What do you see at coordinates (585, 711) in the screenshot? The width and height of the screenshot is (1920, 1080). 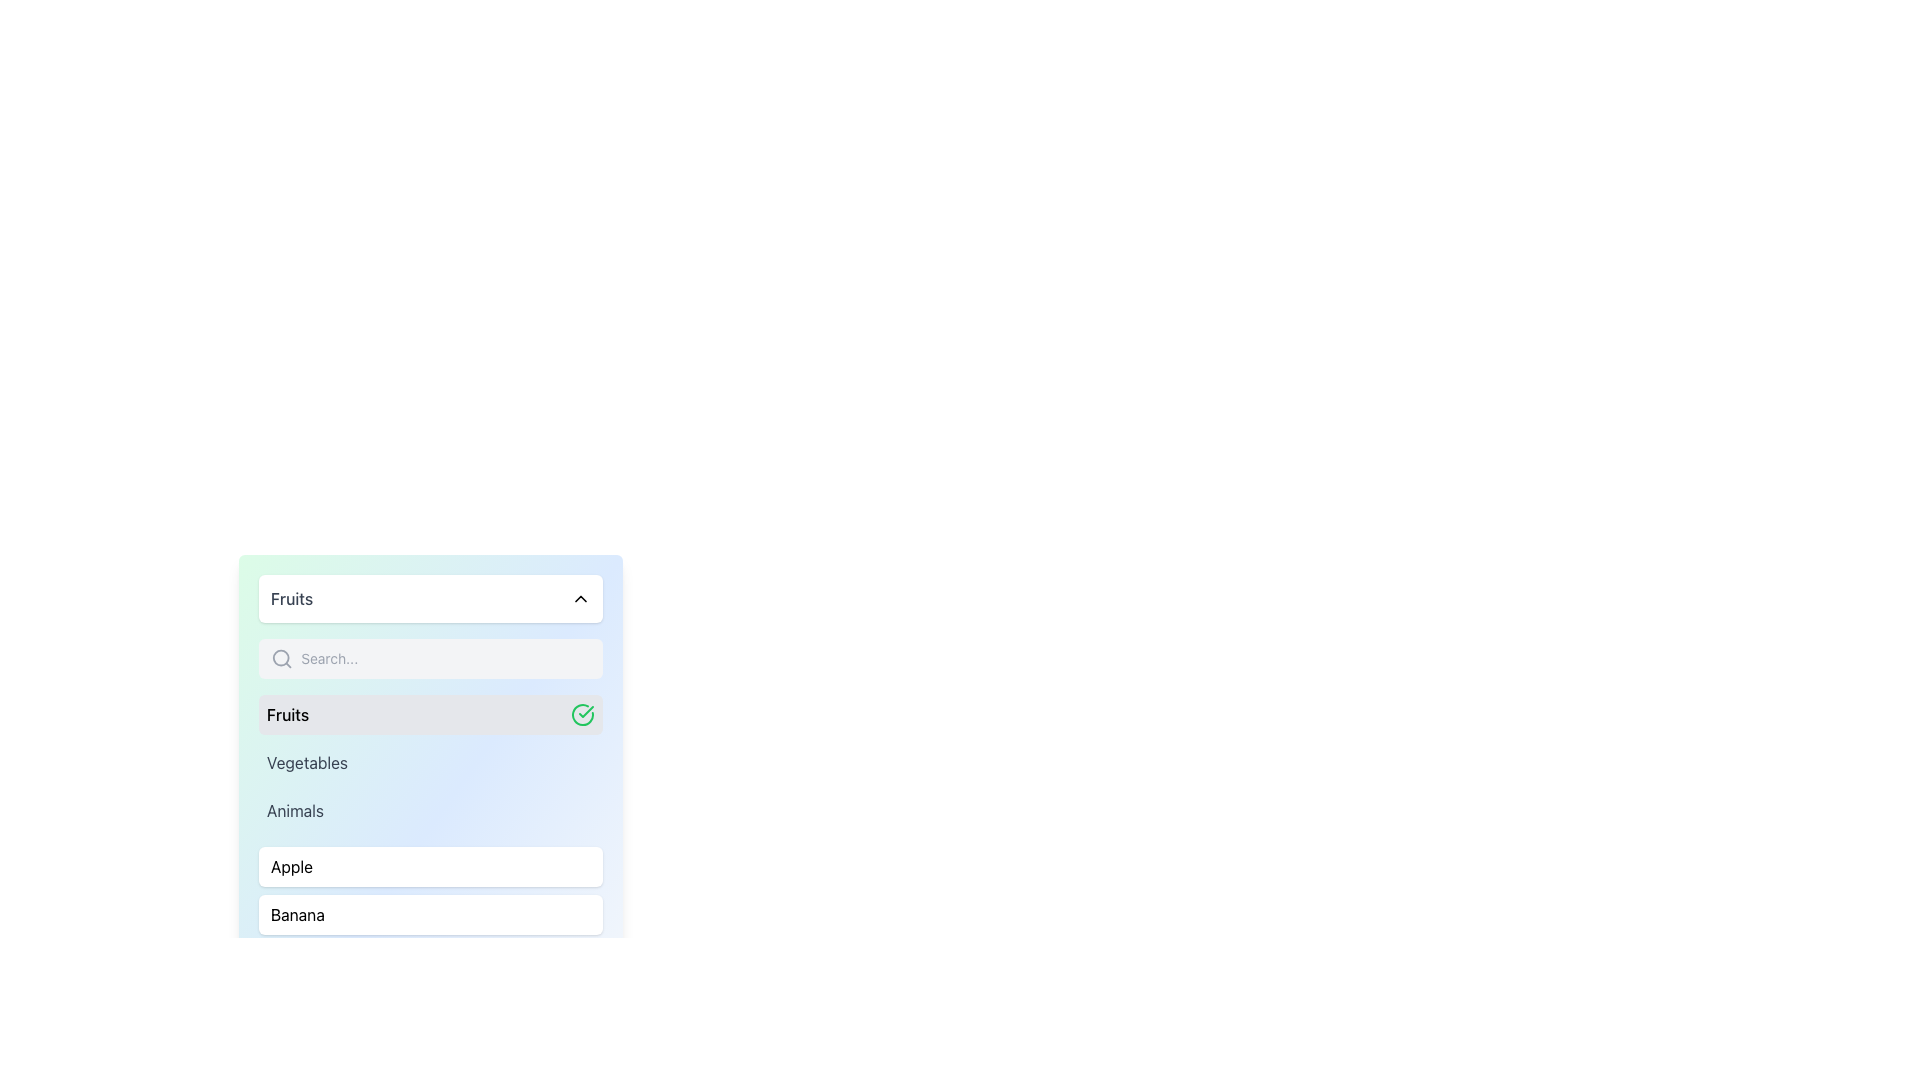 I see `the green checkmark icon located to the right of the 'Fruits' text in the dropdown menu` at bounding box center [585, 711].